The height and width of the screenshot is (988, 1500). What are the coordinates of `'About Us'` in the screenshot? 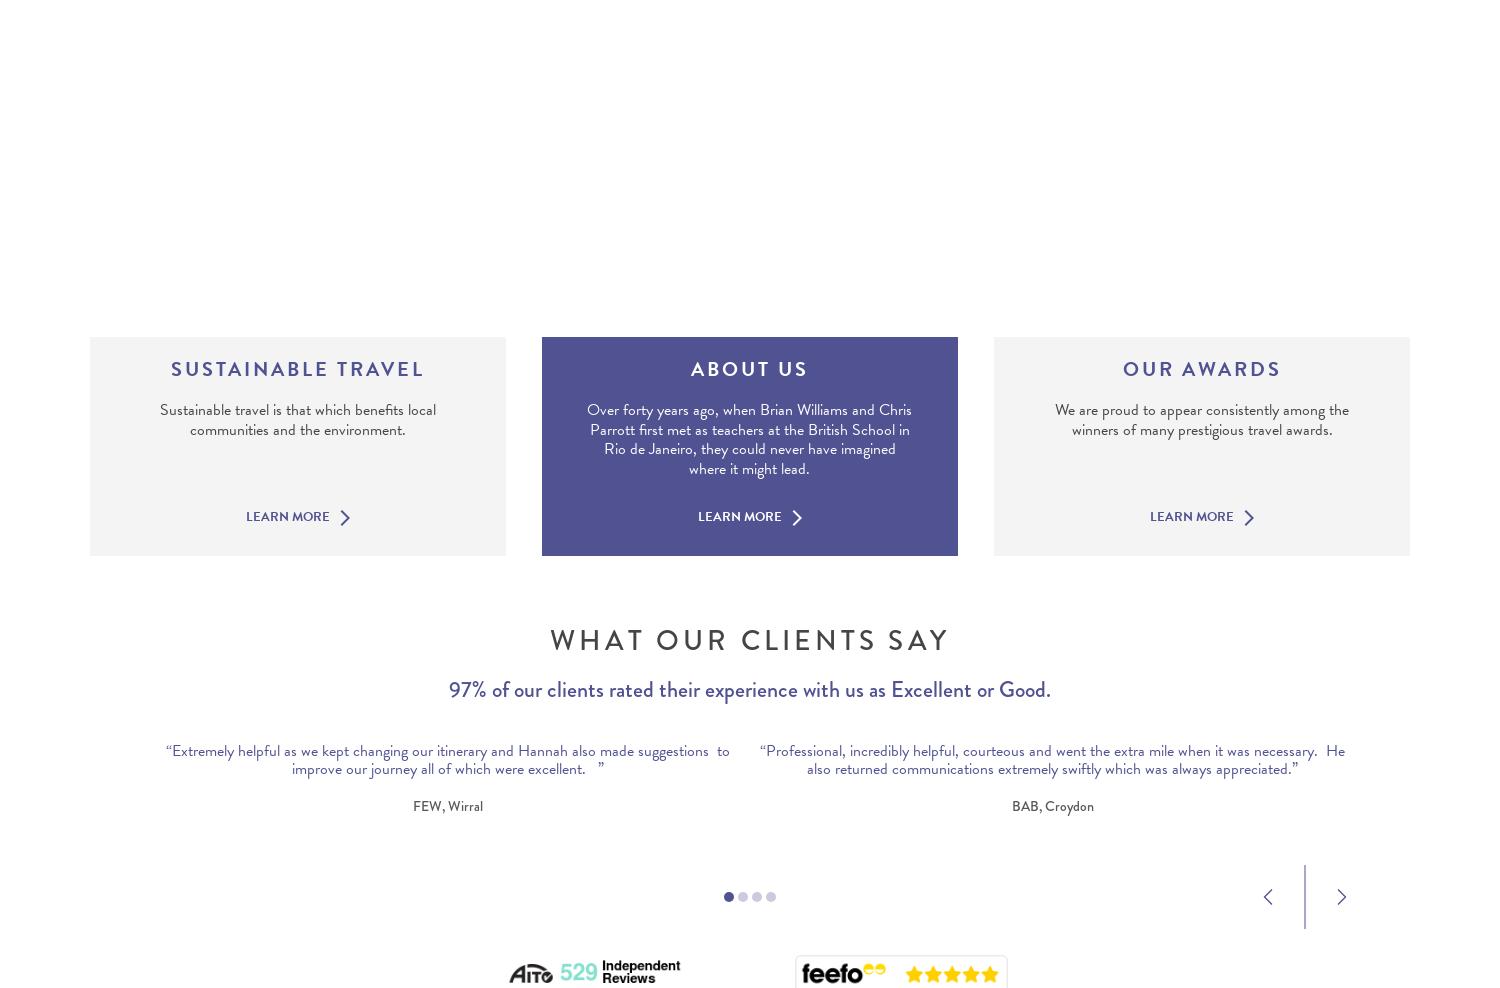 It's located at (747, 368).